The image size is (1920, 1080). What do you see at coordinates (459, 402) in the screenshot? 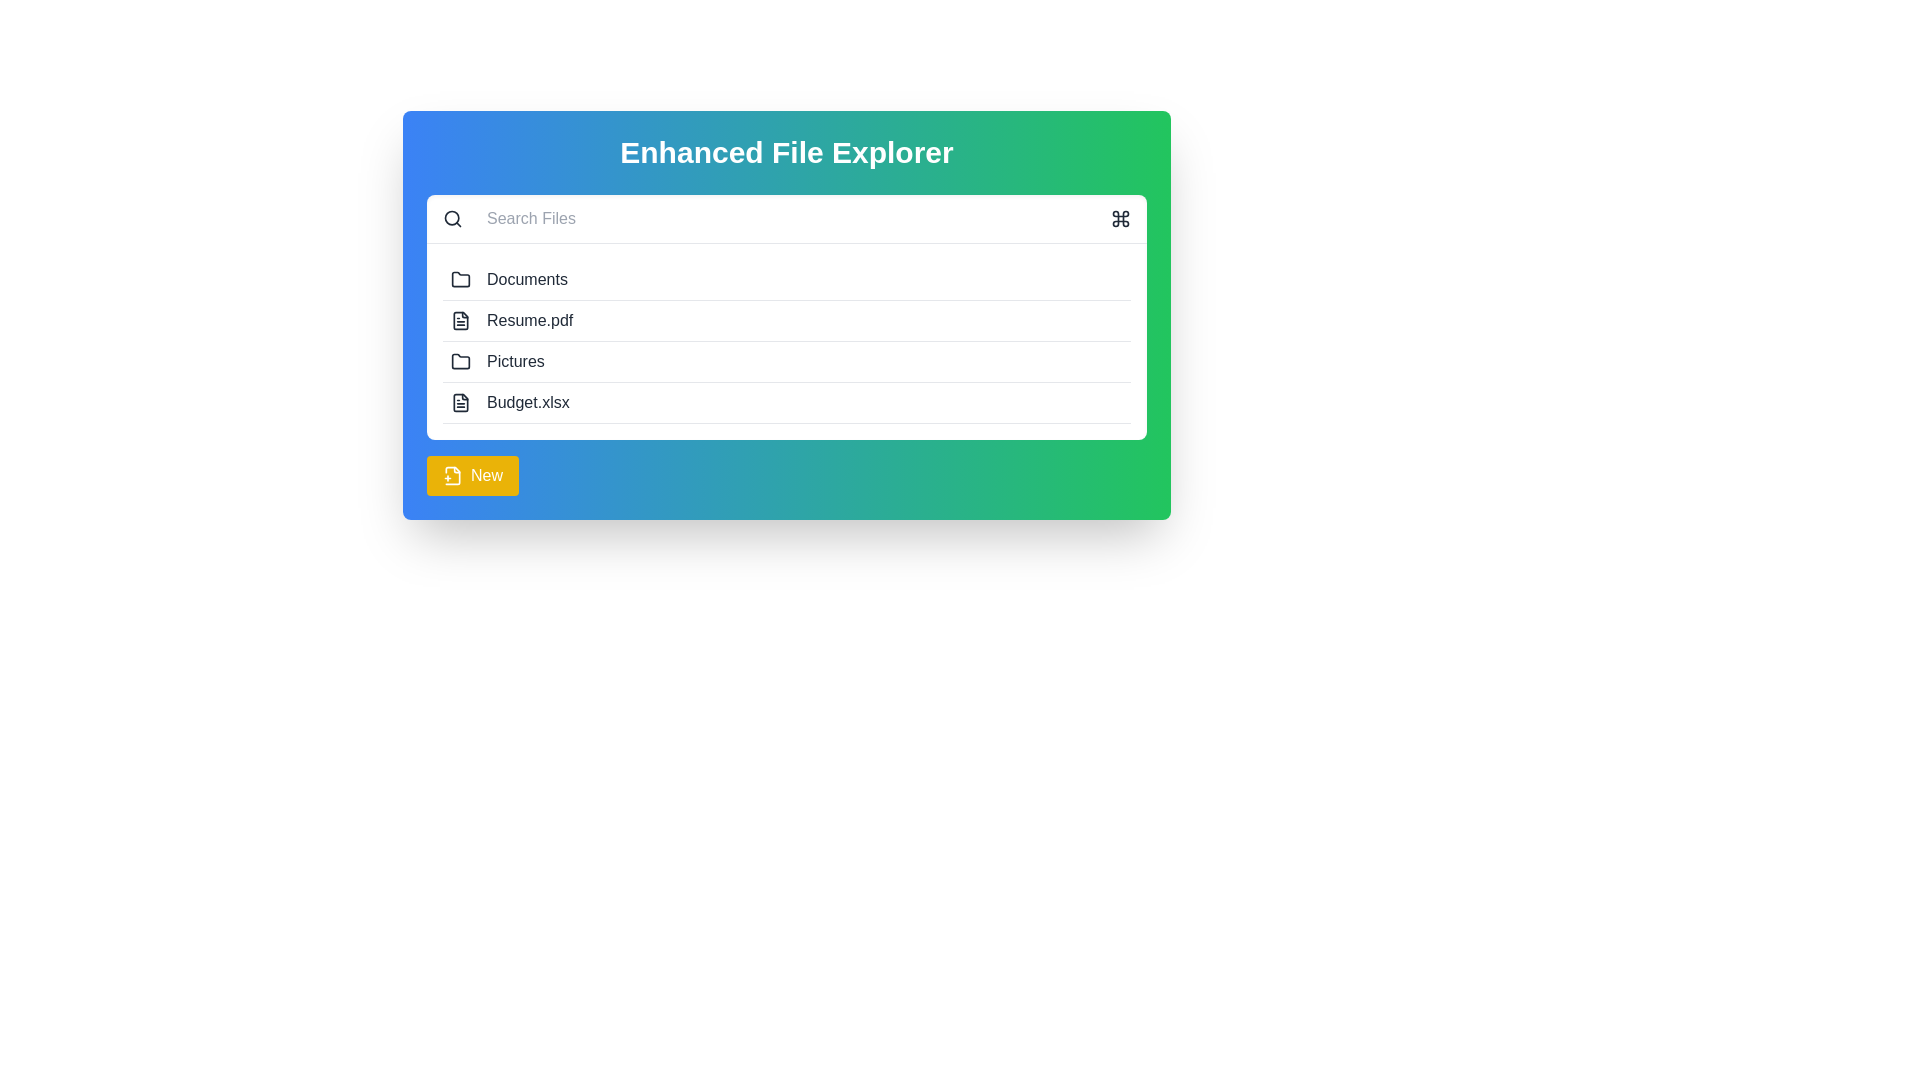
I see `the small document icon for the list entry labeled 'Budget.xlsx', which is styled with a dark color and sharp edges, located on the left side of the entry` at bounding box center [459, 402].